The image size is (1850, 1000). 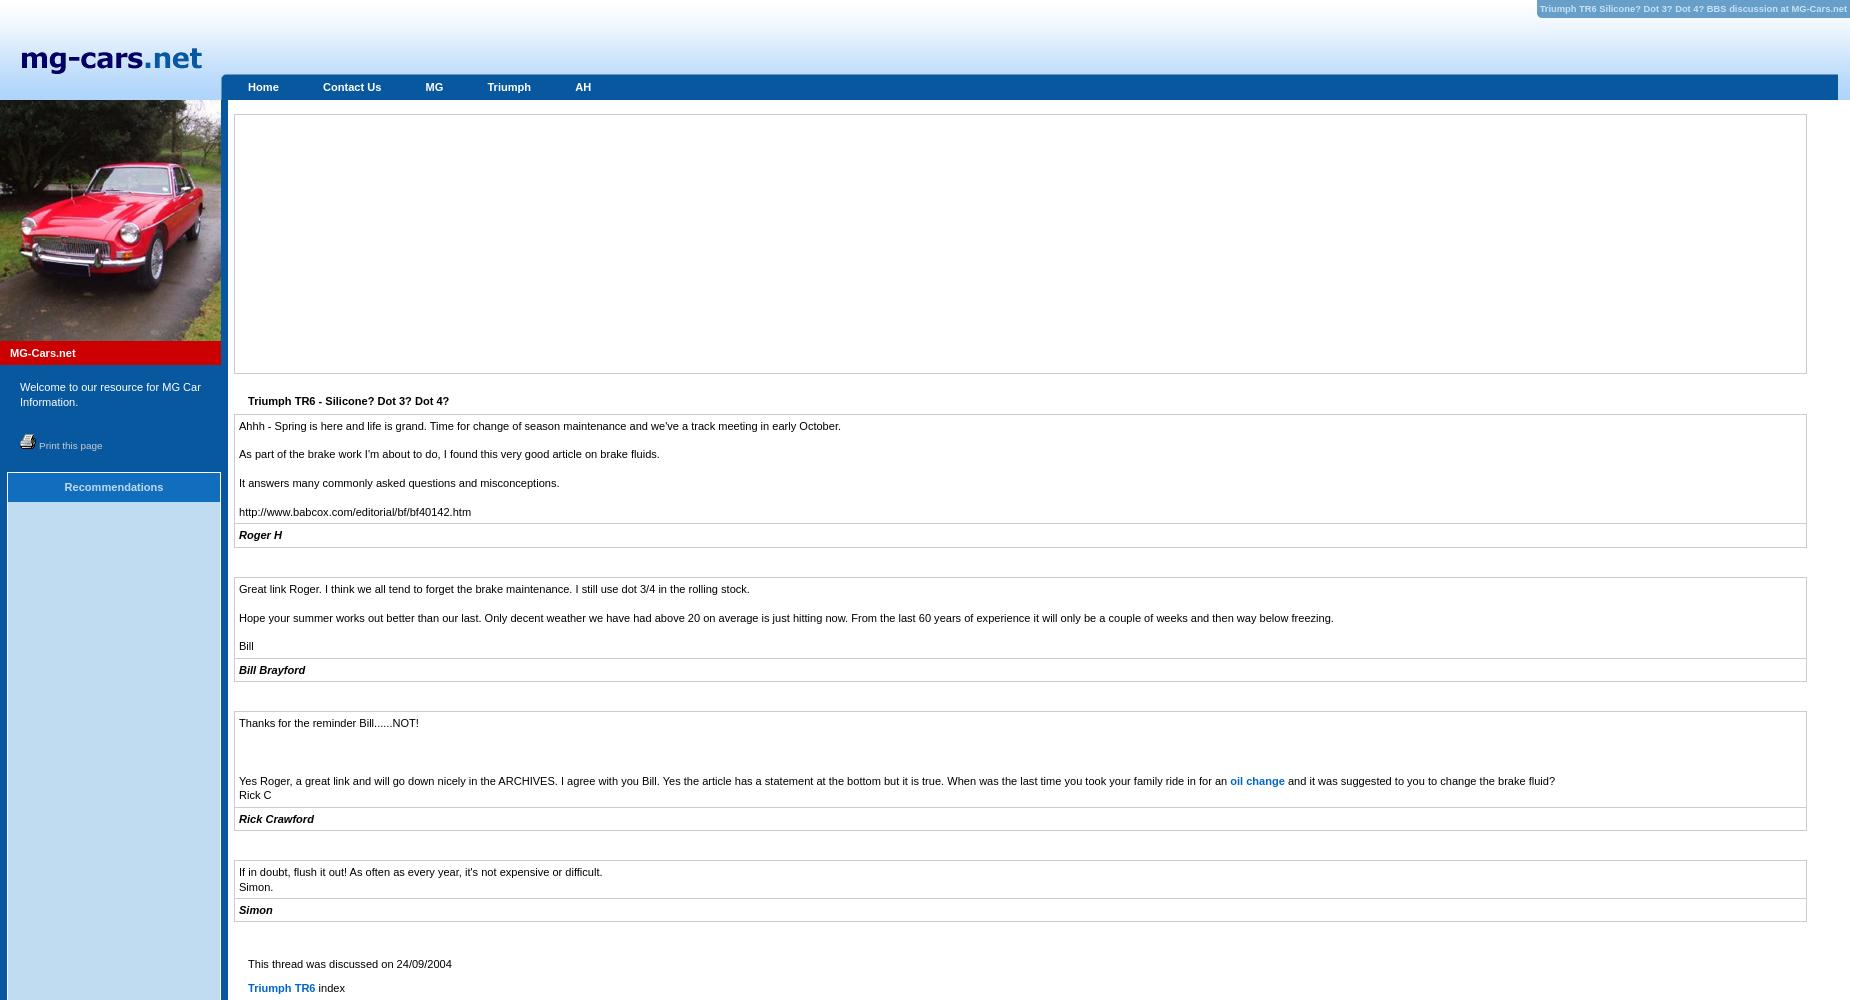 What do you see at coordinates (398, 482) in the screenshot?
I see `'It answers many commonly asked questions and misconceptions.'` at bounding box center [398, 482].